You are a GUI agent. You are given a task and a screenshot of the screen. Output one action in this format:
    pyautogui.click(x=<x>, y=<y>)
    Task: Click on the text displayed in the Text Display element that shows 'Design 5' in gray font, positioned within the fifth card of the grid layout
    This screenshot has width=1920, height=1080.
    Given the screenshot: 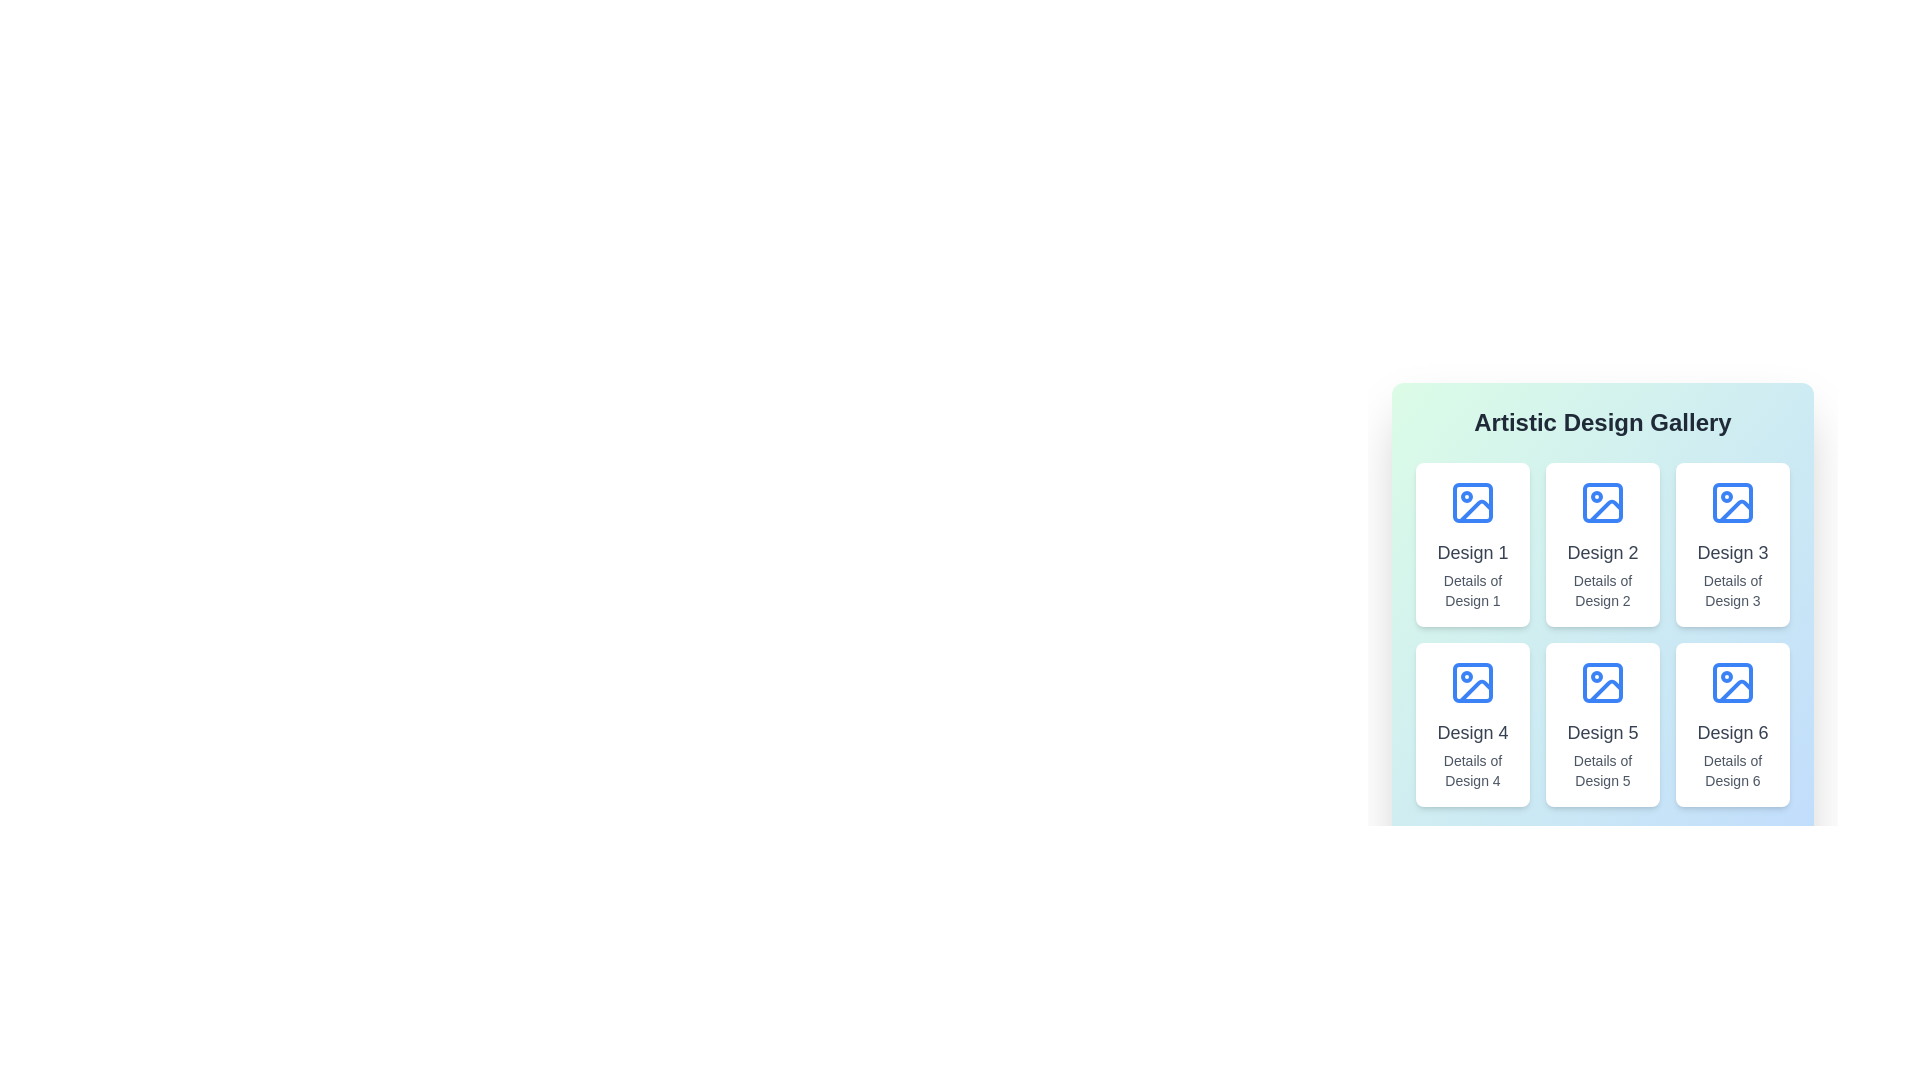 What is the action you would take?
    pyautogui.click(x=1603, y=732)
    